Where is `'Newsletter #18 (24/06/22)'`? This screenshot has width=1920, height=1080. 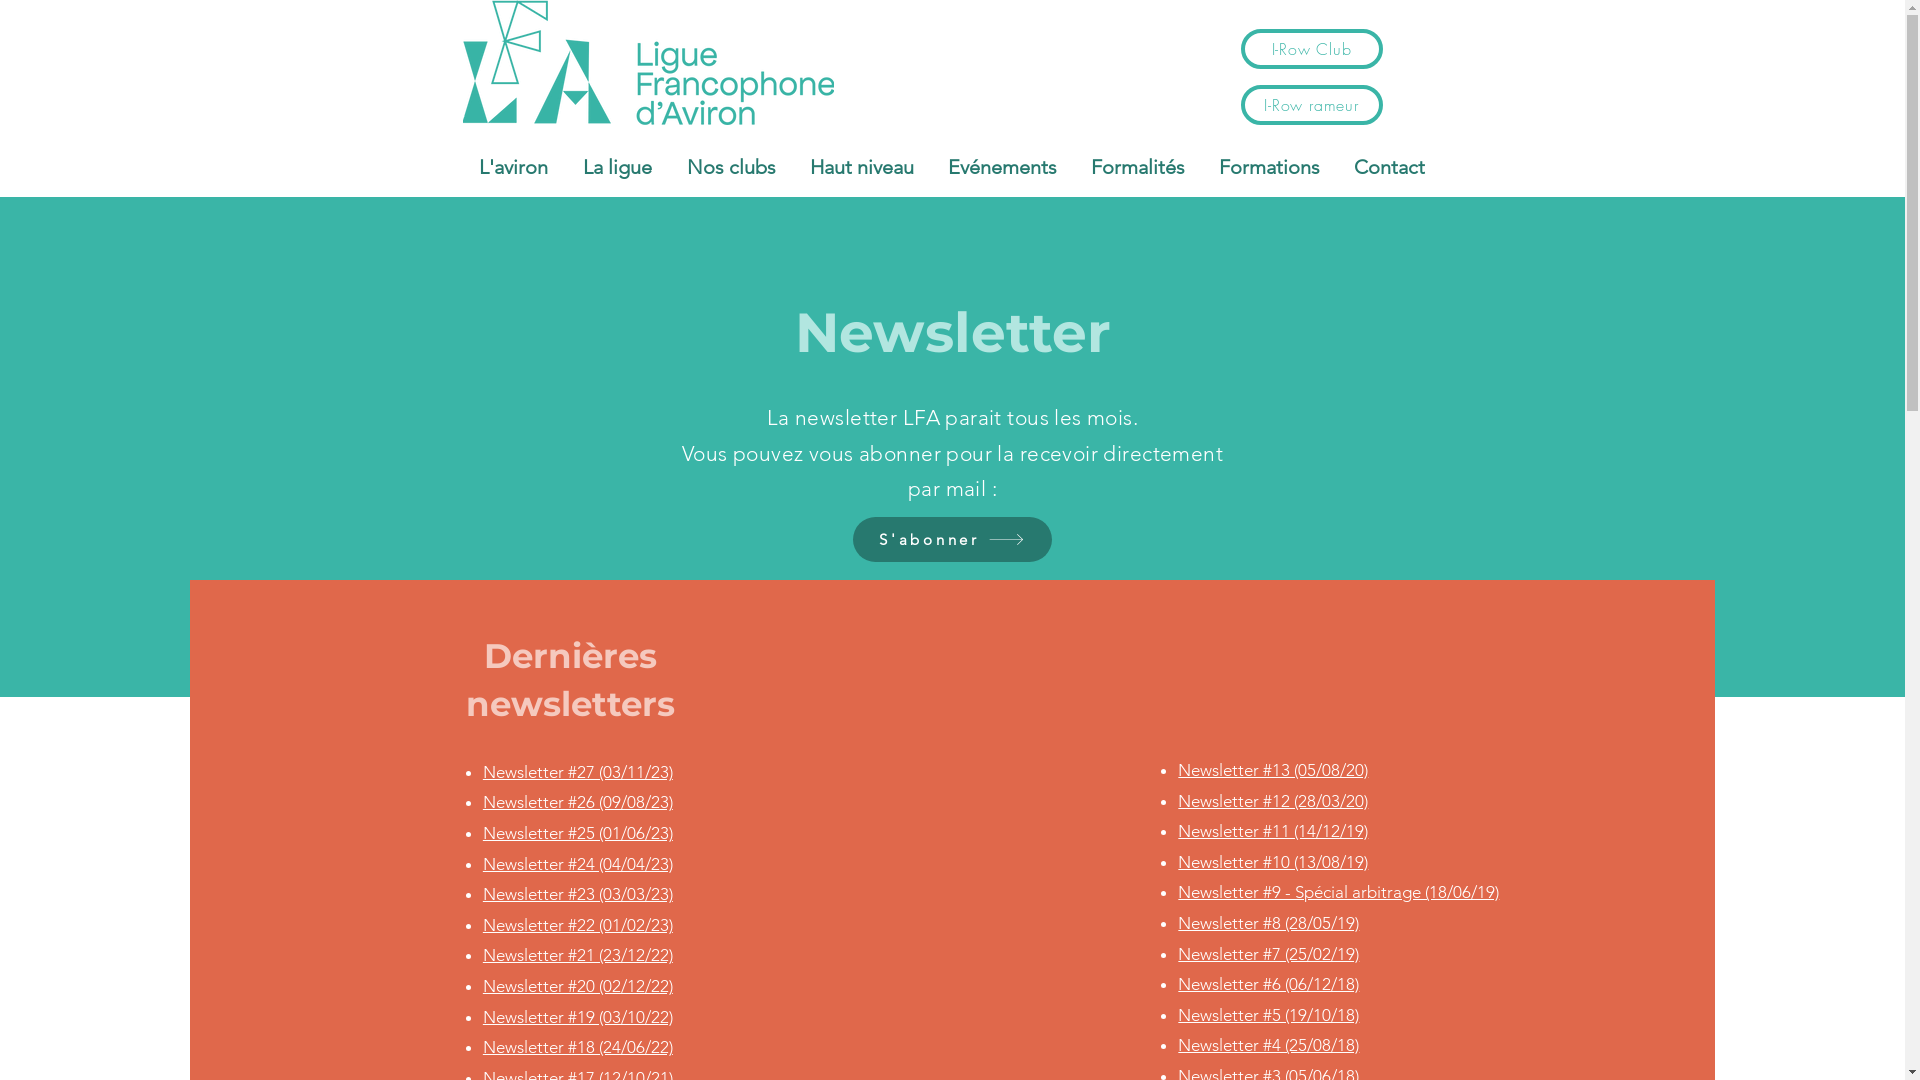
'Newsletter #18 (24/06/22)' is located at coordinates (576, 1045).